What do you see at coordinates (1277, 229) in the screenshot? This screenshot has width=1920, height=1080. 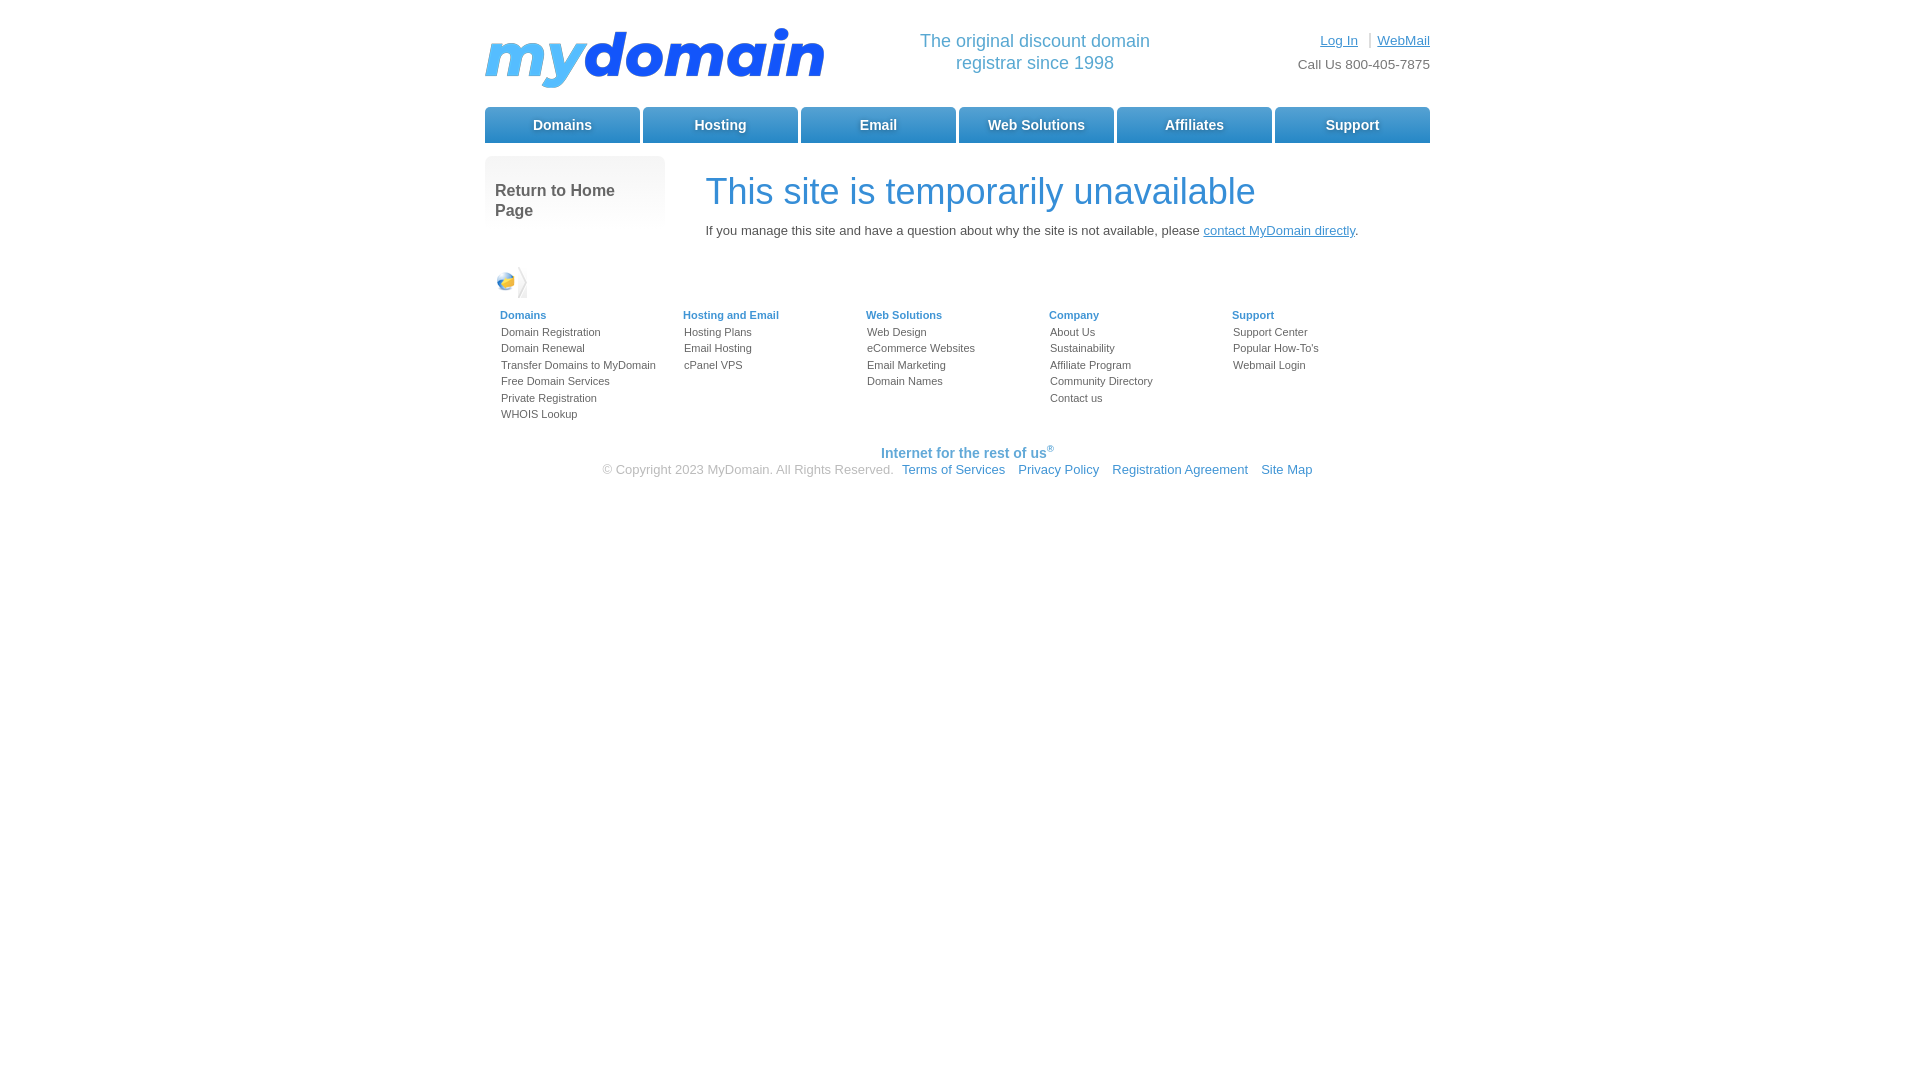 I see `'contact MyDomain directly'` at bounding box center [1277, 229].